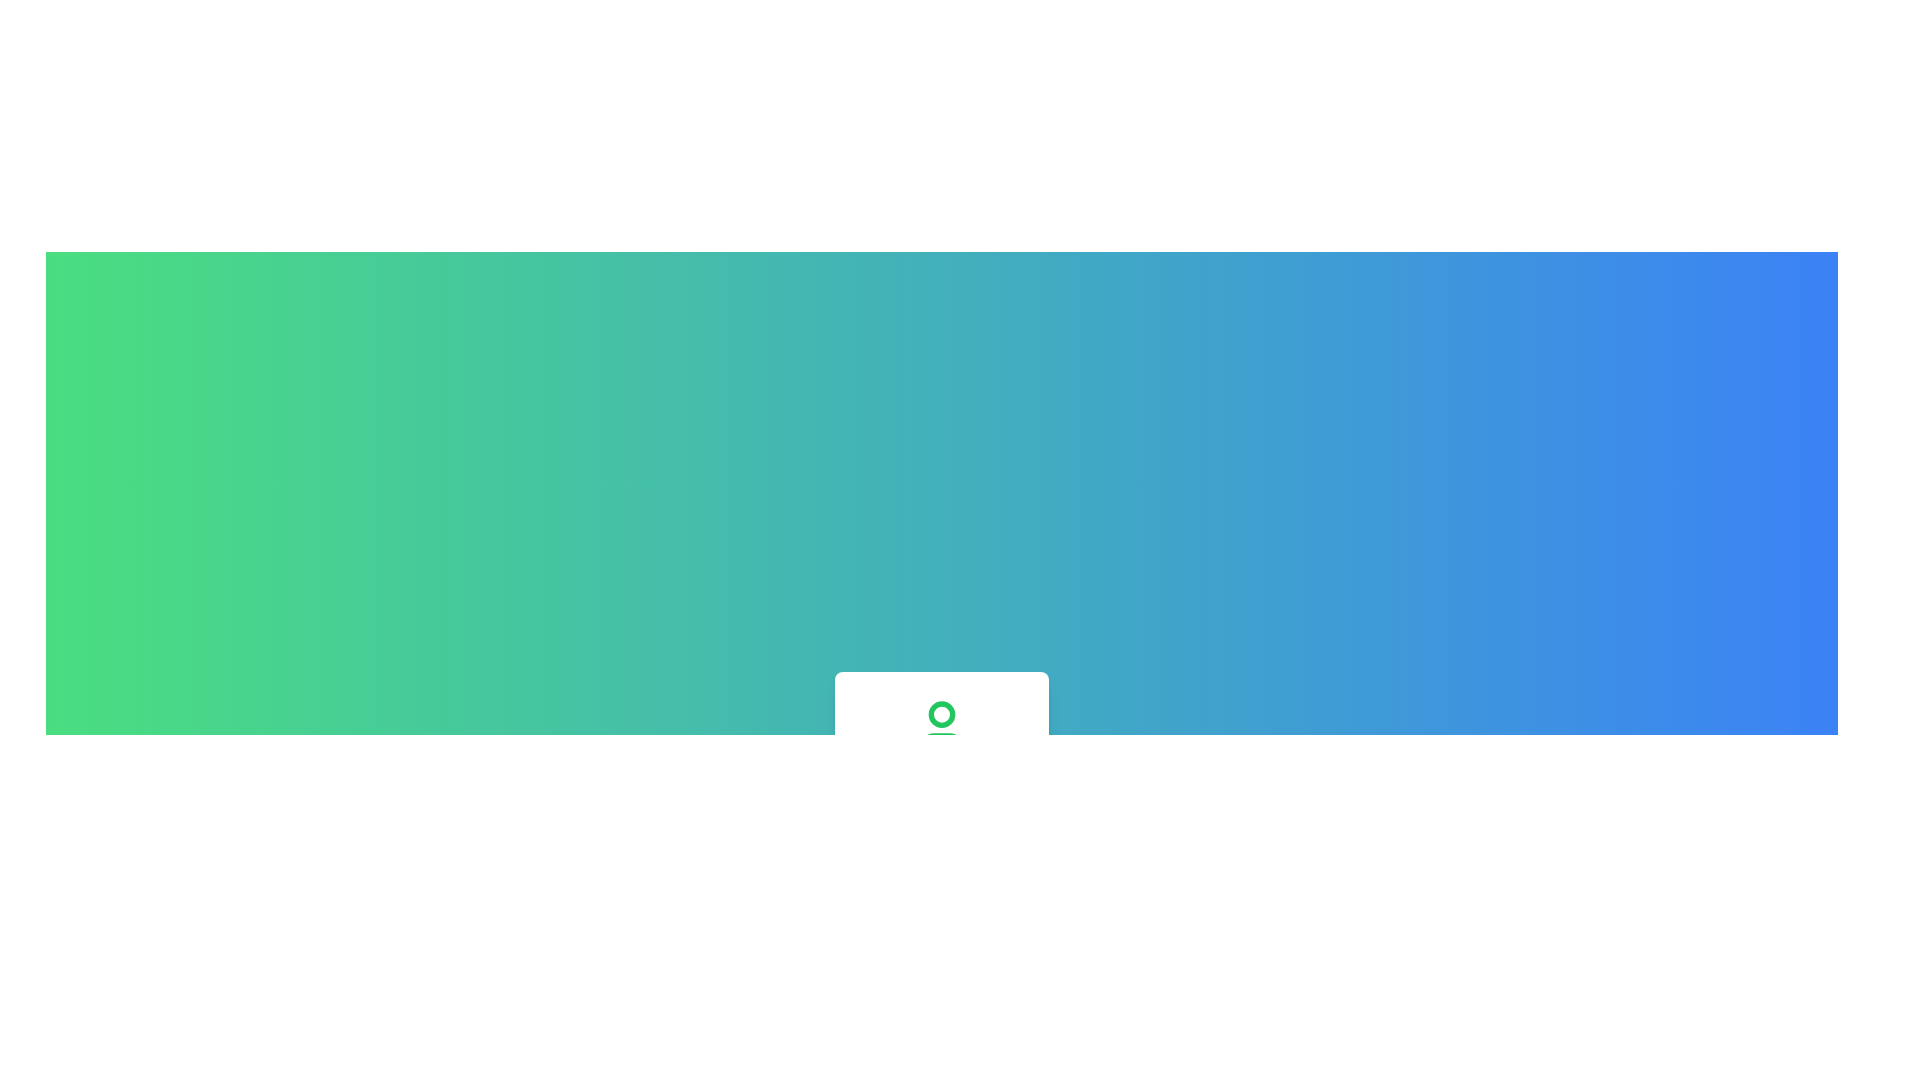 The height and width of the screenshot is (1080, 1920). I want to click on the user profile icon that visually represents a person, located at the top-center of the user profile summary section, preceding the text 'Alice Johnson' and 'Senior Designer', so click(940, 728).